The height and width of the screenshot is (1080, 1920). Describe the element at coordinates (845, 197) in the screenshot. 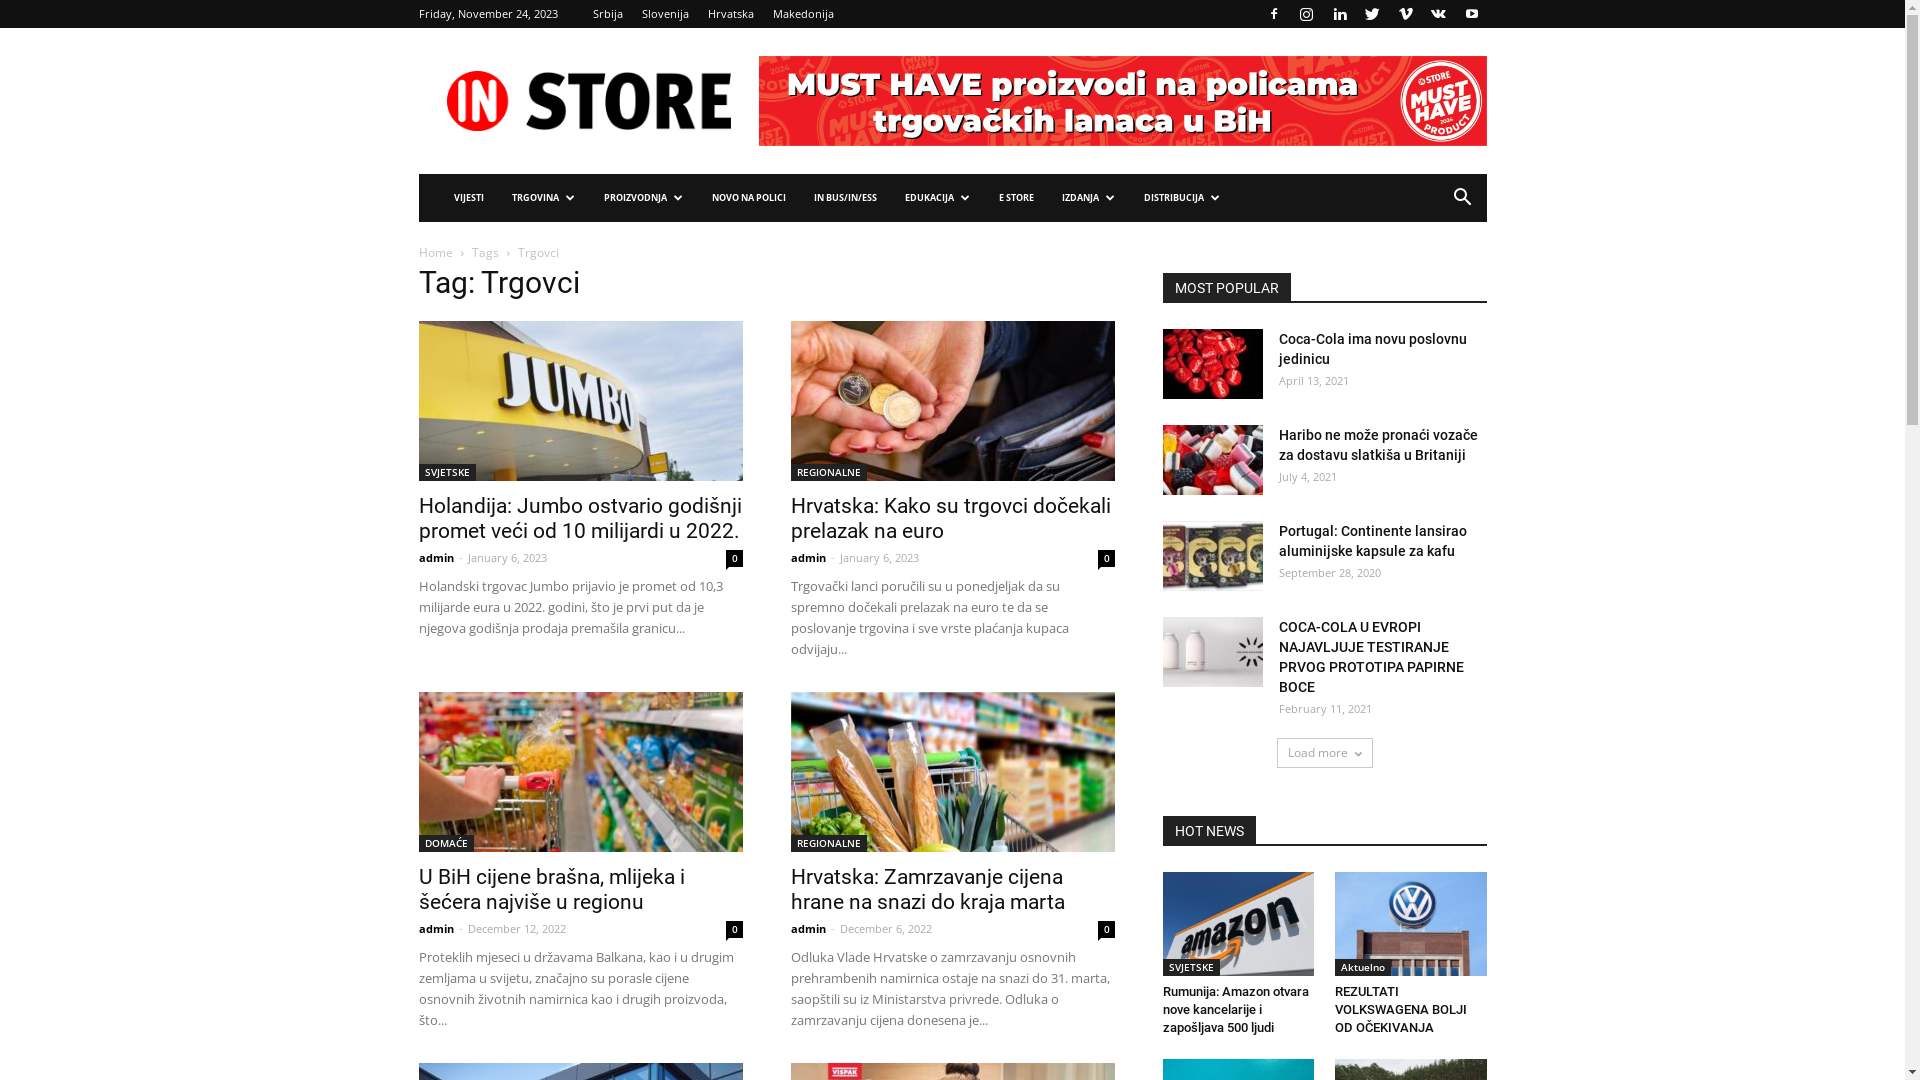

I see `'IN BUS/IN/ESS'` at that location.